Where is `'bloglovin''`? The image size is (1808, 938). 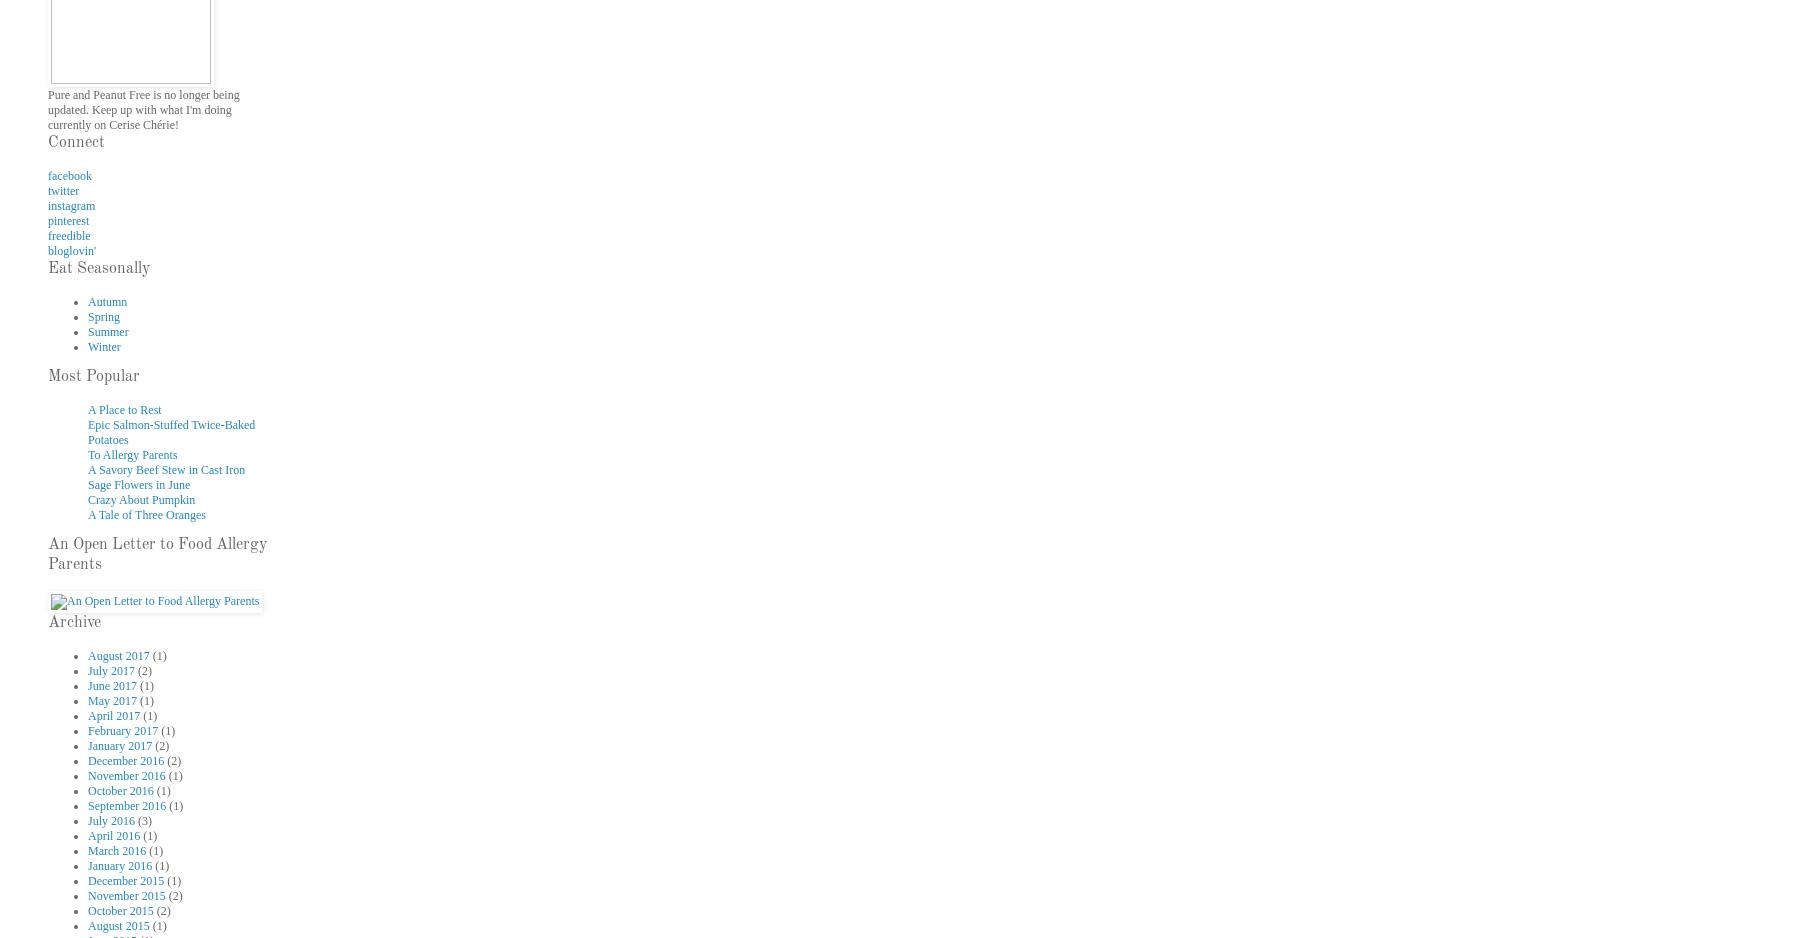 'bloglovin'' is located at coordinates (47, 250).